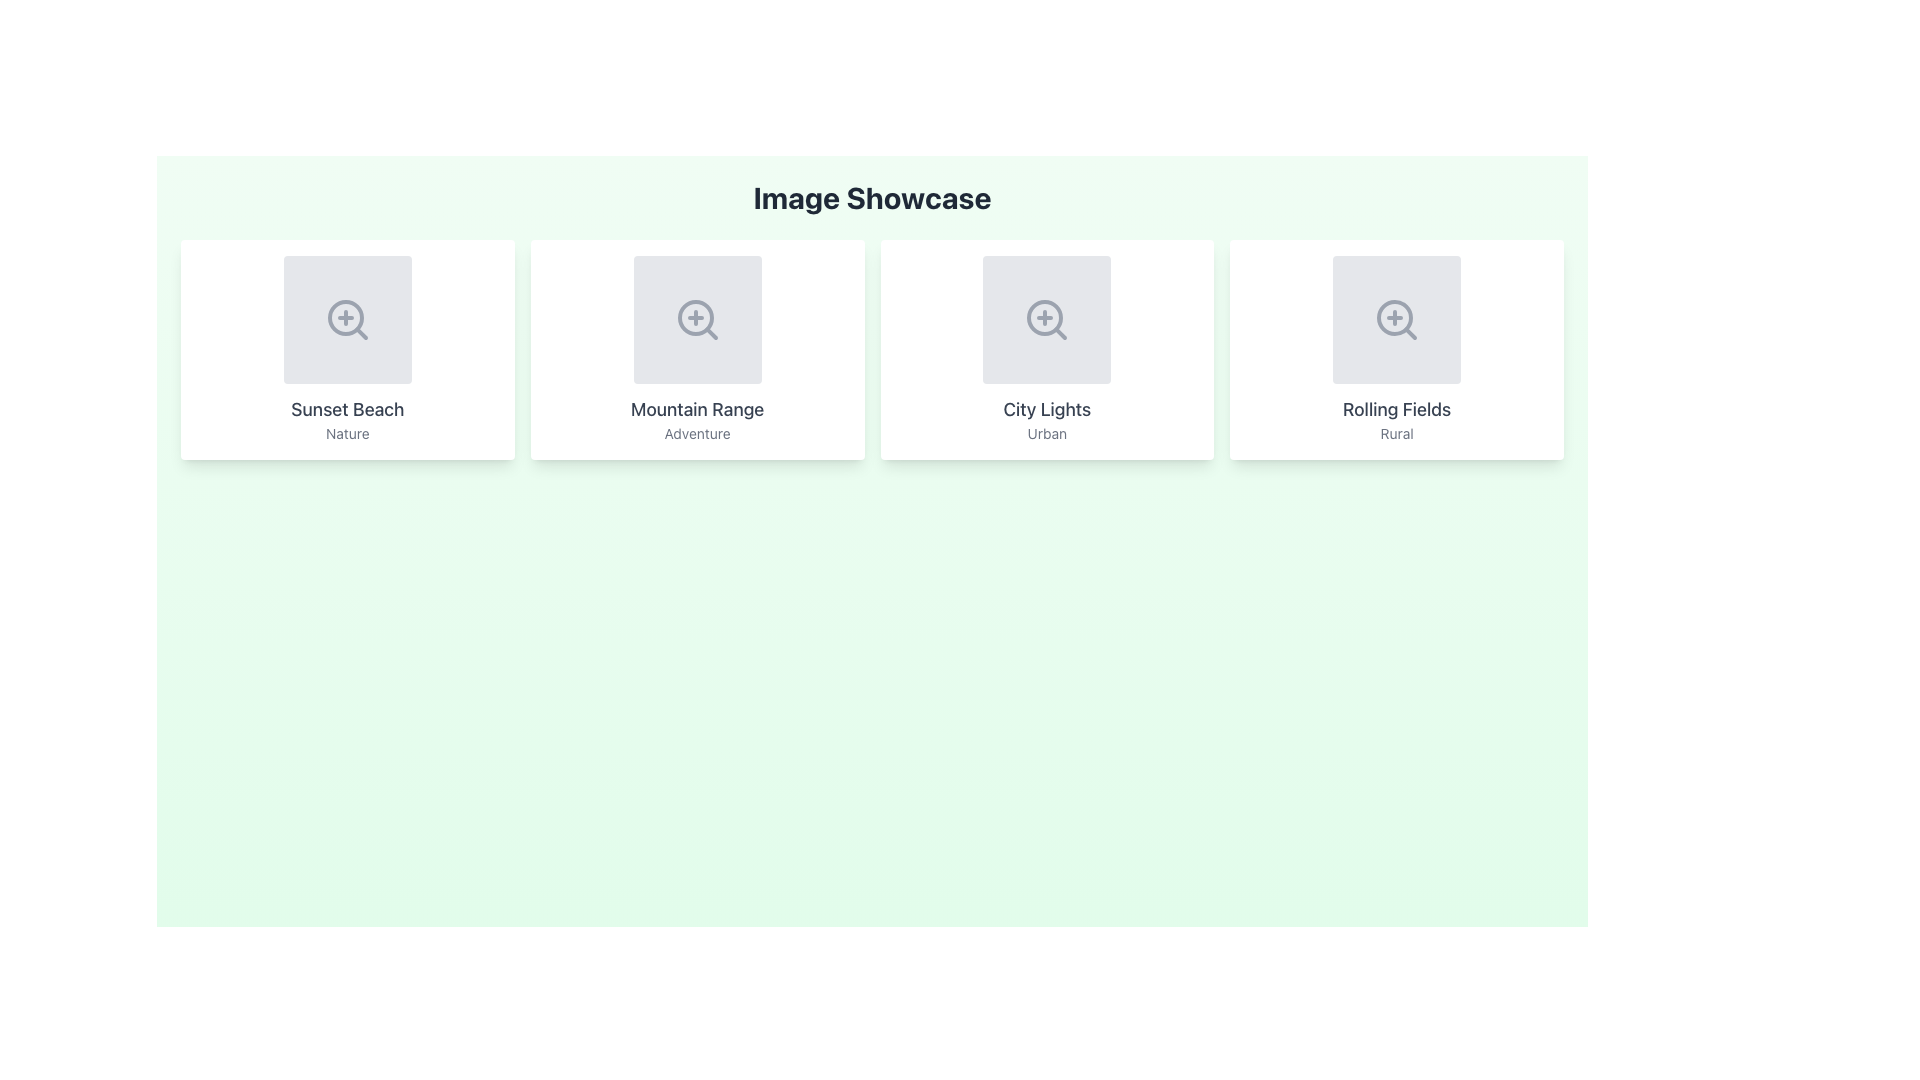  I want to click on the zoom-in button located in the first card of the 'Image Showcase' section, so click(347, 319).